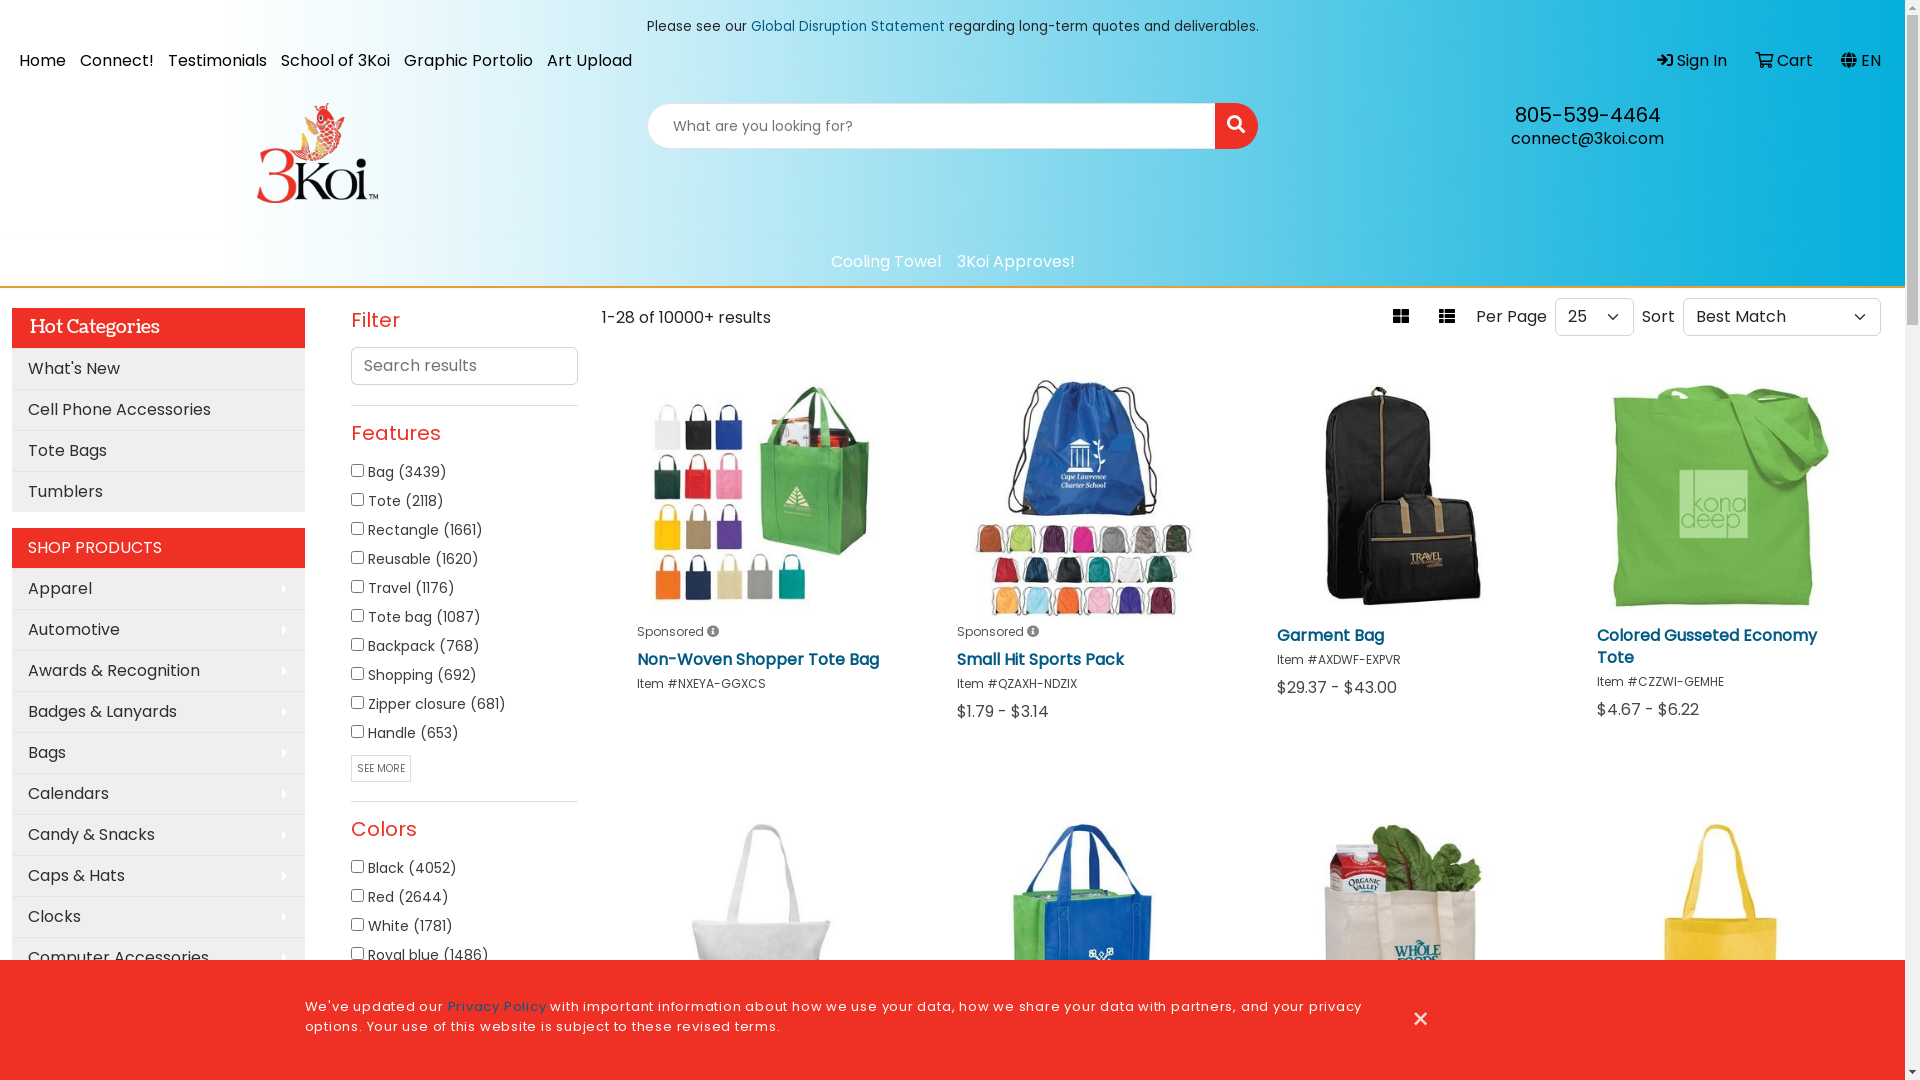 This screenshot has width=1920, height=1080. I want to click on 'Cart', so click(1784, 60).